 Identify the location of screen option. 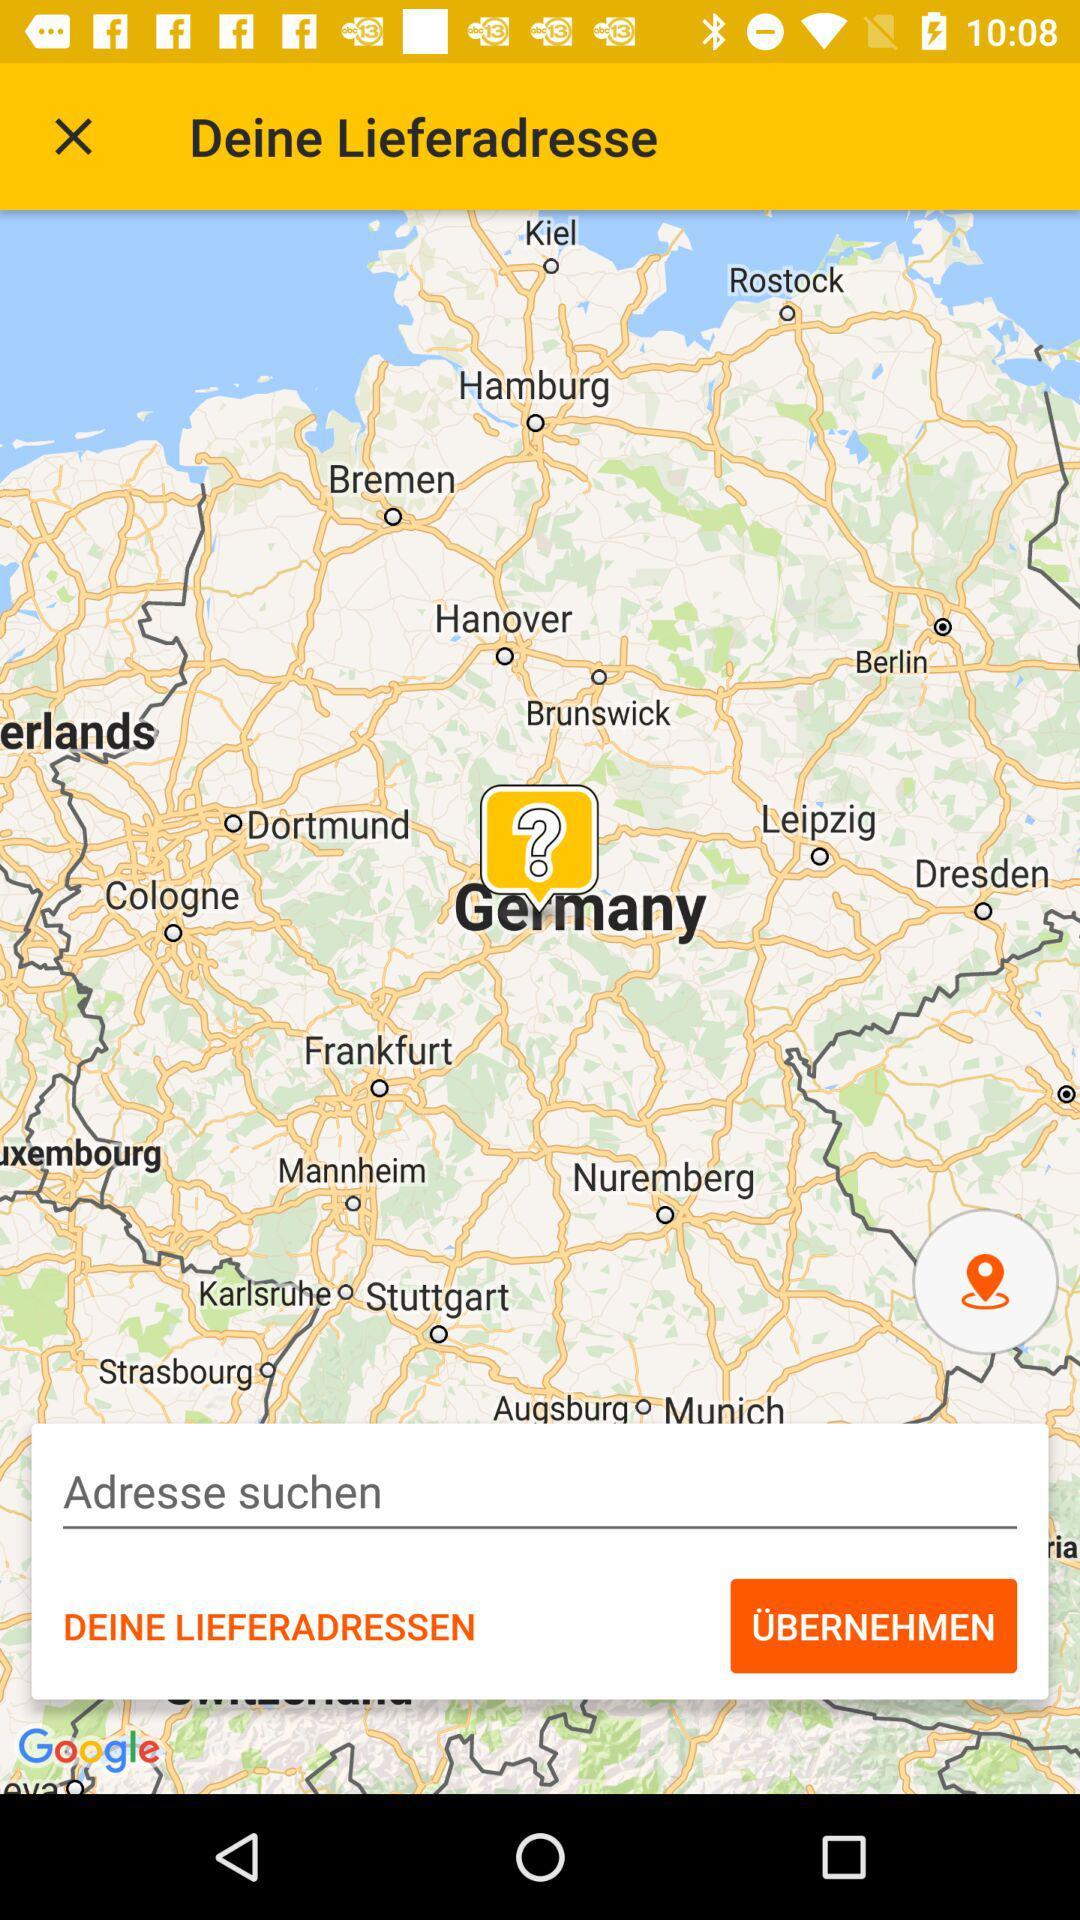
(72, 135).